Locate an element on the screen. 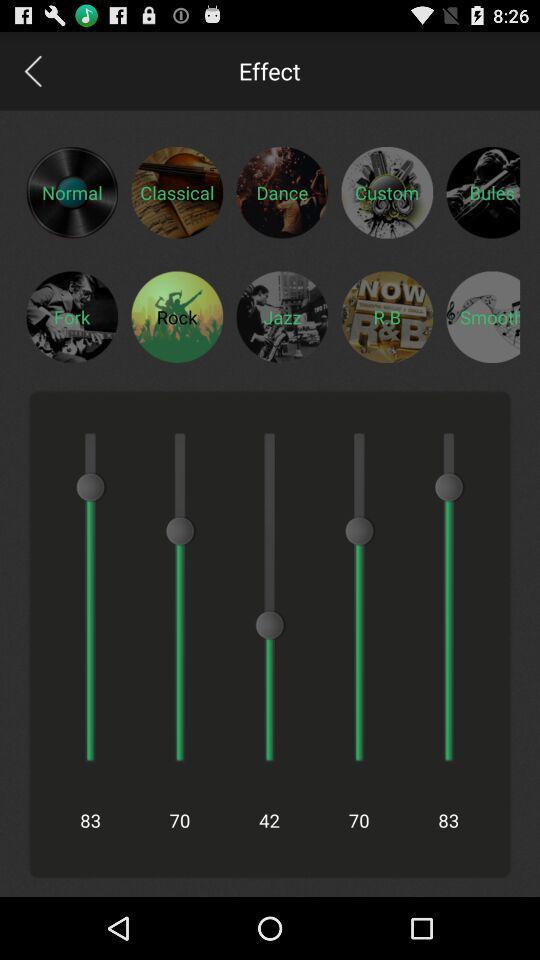 Image resolution: width=540 pixels, height=960 pixels. choice of a character is located at coordinates (177, 316).